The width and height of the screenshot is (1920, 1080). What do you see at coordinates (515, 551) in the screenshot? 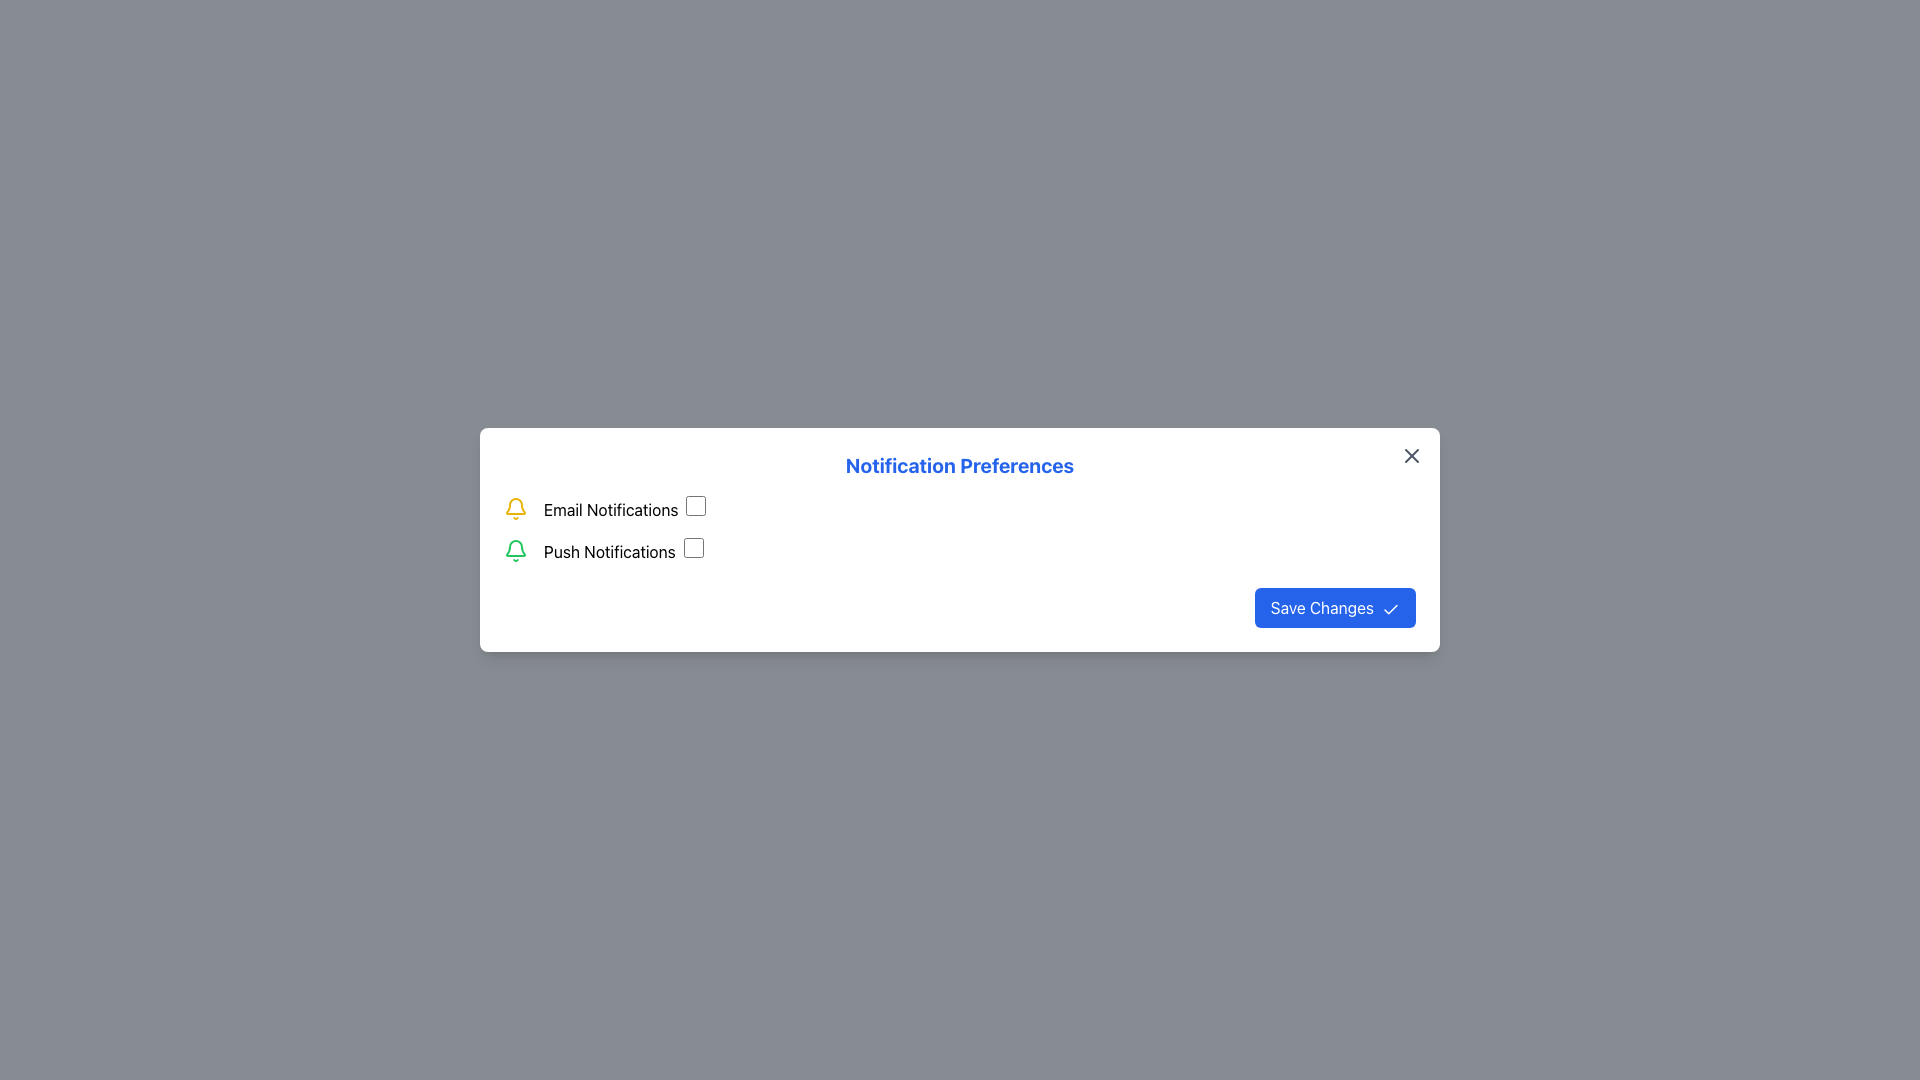
I see `the icon indicating push notifications, located to the left of the checkbox in the 'Push Notifications' row` at bounding box center [515, 551].